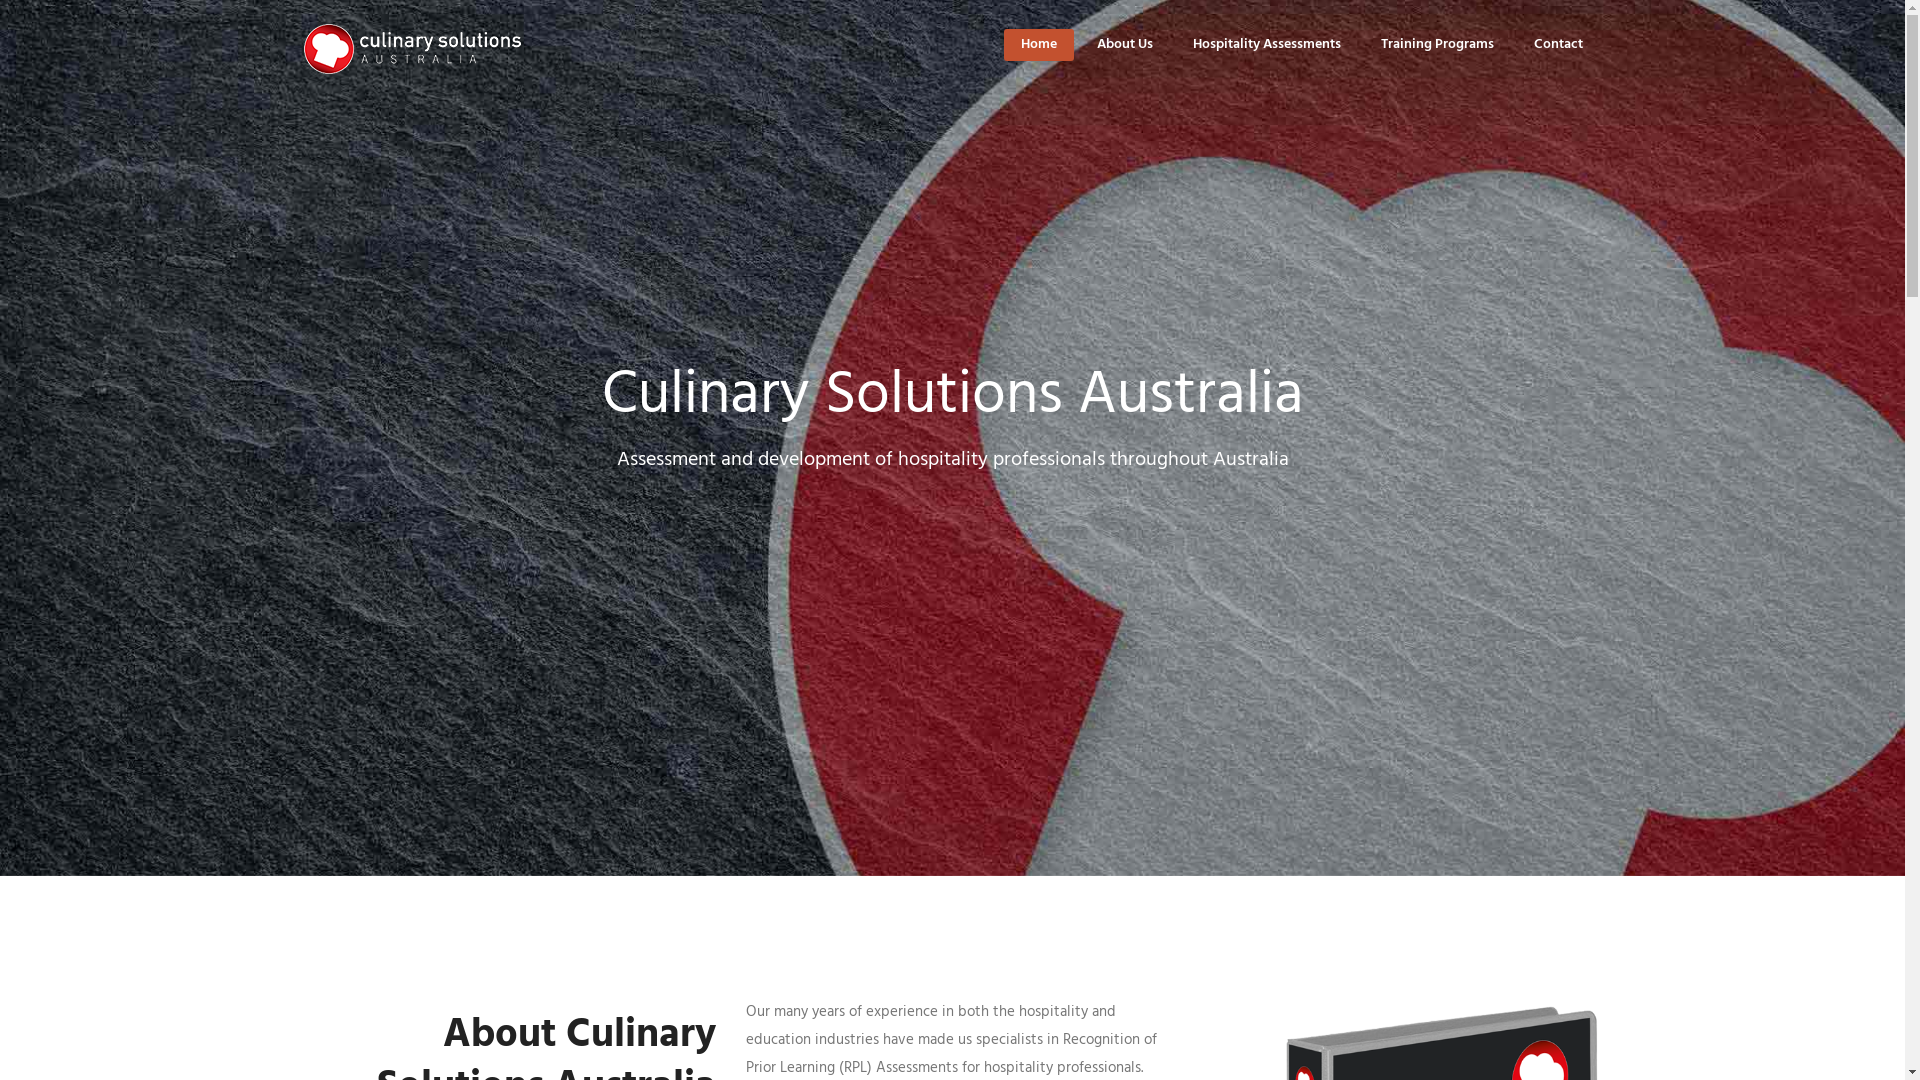 Image resolution: width=1920 pixels, height=1080 pixels. What do you see at coordinates (1557, 44) in the screenshot?
I see `'Contact'` at bounding box center [1557, 44].